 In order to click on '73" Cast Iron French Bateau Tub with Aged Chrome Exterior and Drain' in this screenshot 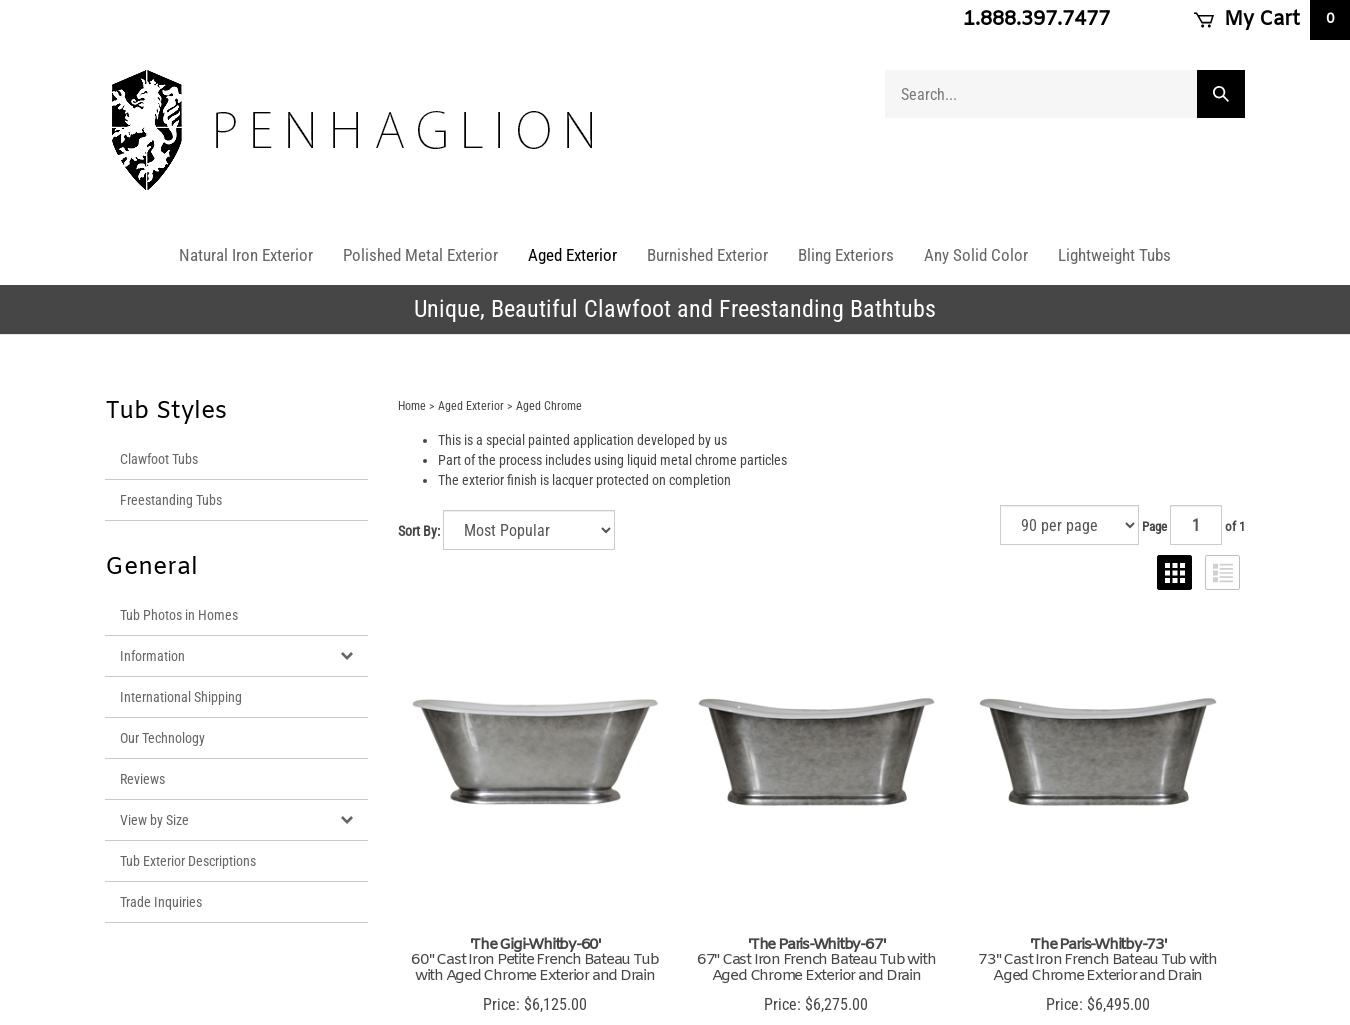, I will do `click(1097, 967)`.